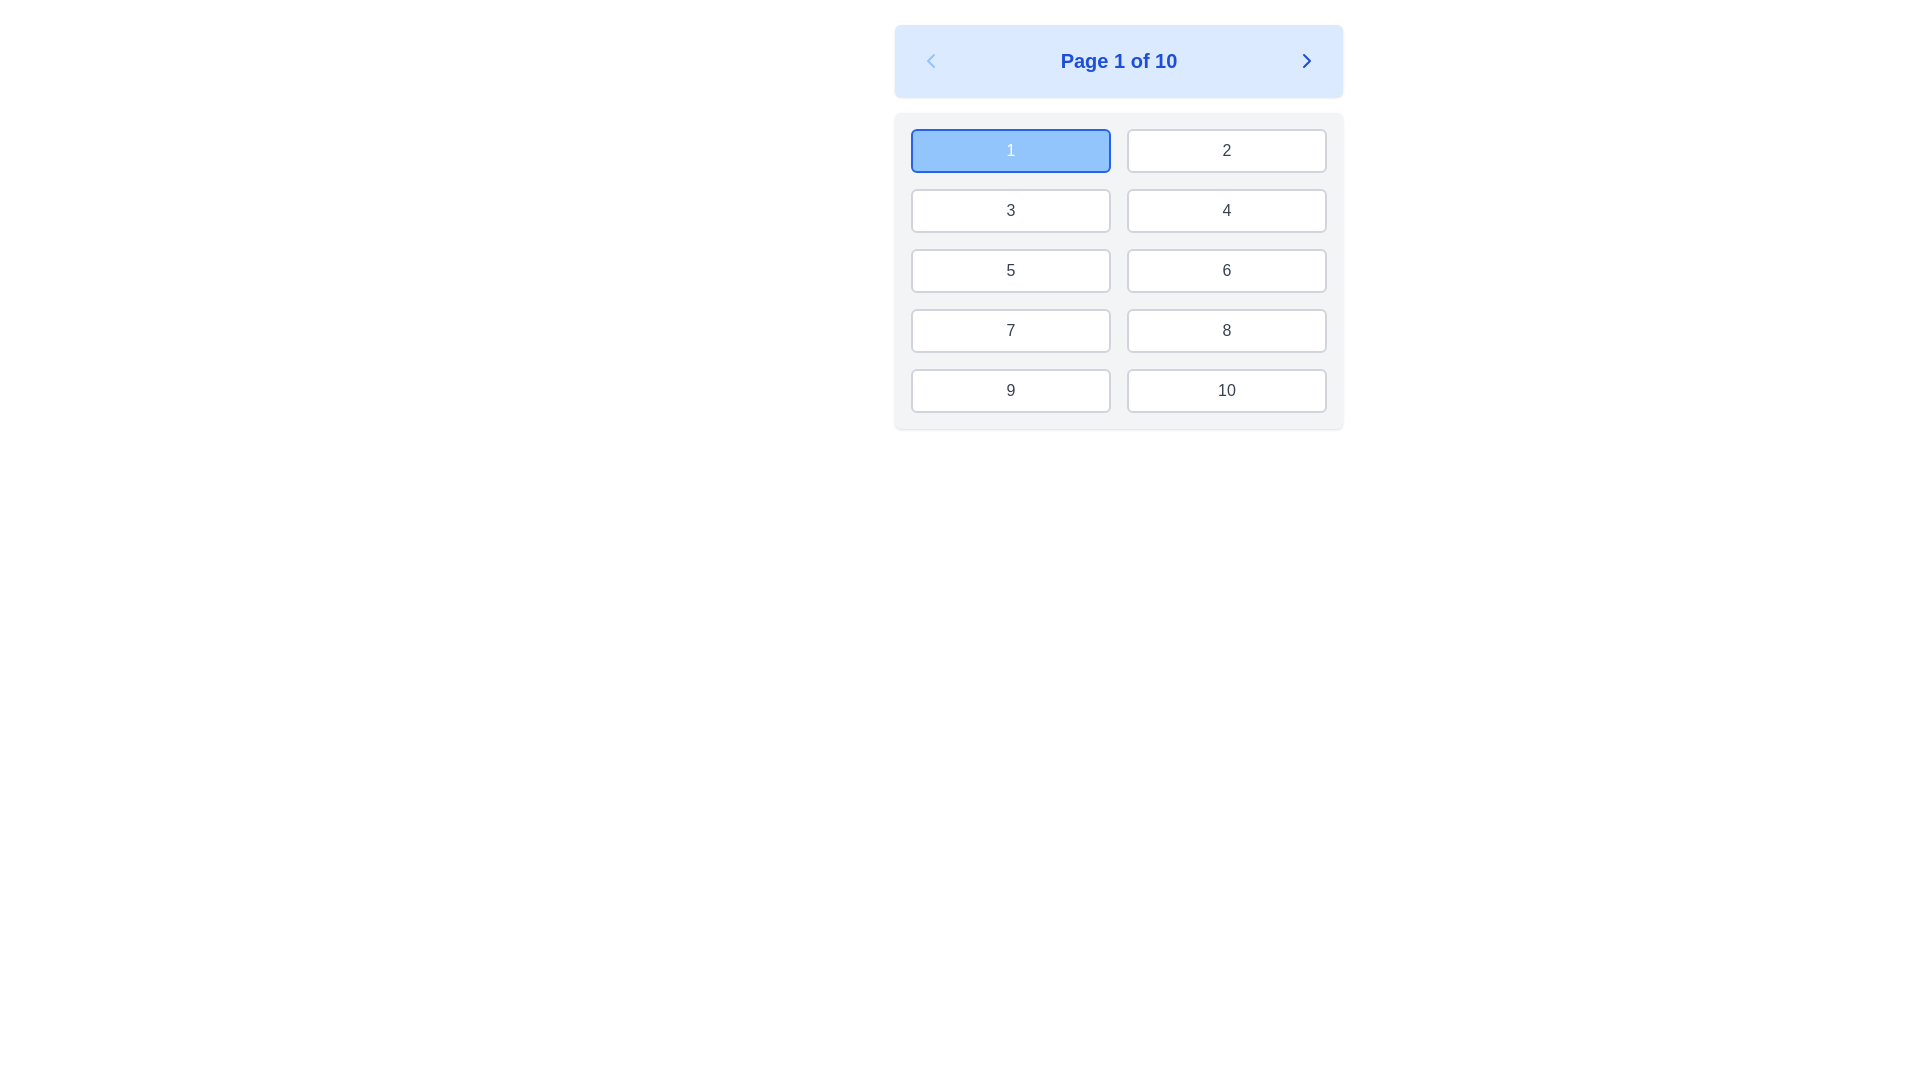 The image size is (1920, 1080). What do you see at coordinates (1011, 211) in the screenshot?
I see `the button displaying the number '3' in a gray font, located in the second row and first column of a two-column grid` at bounding box center [1011, 211].